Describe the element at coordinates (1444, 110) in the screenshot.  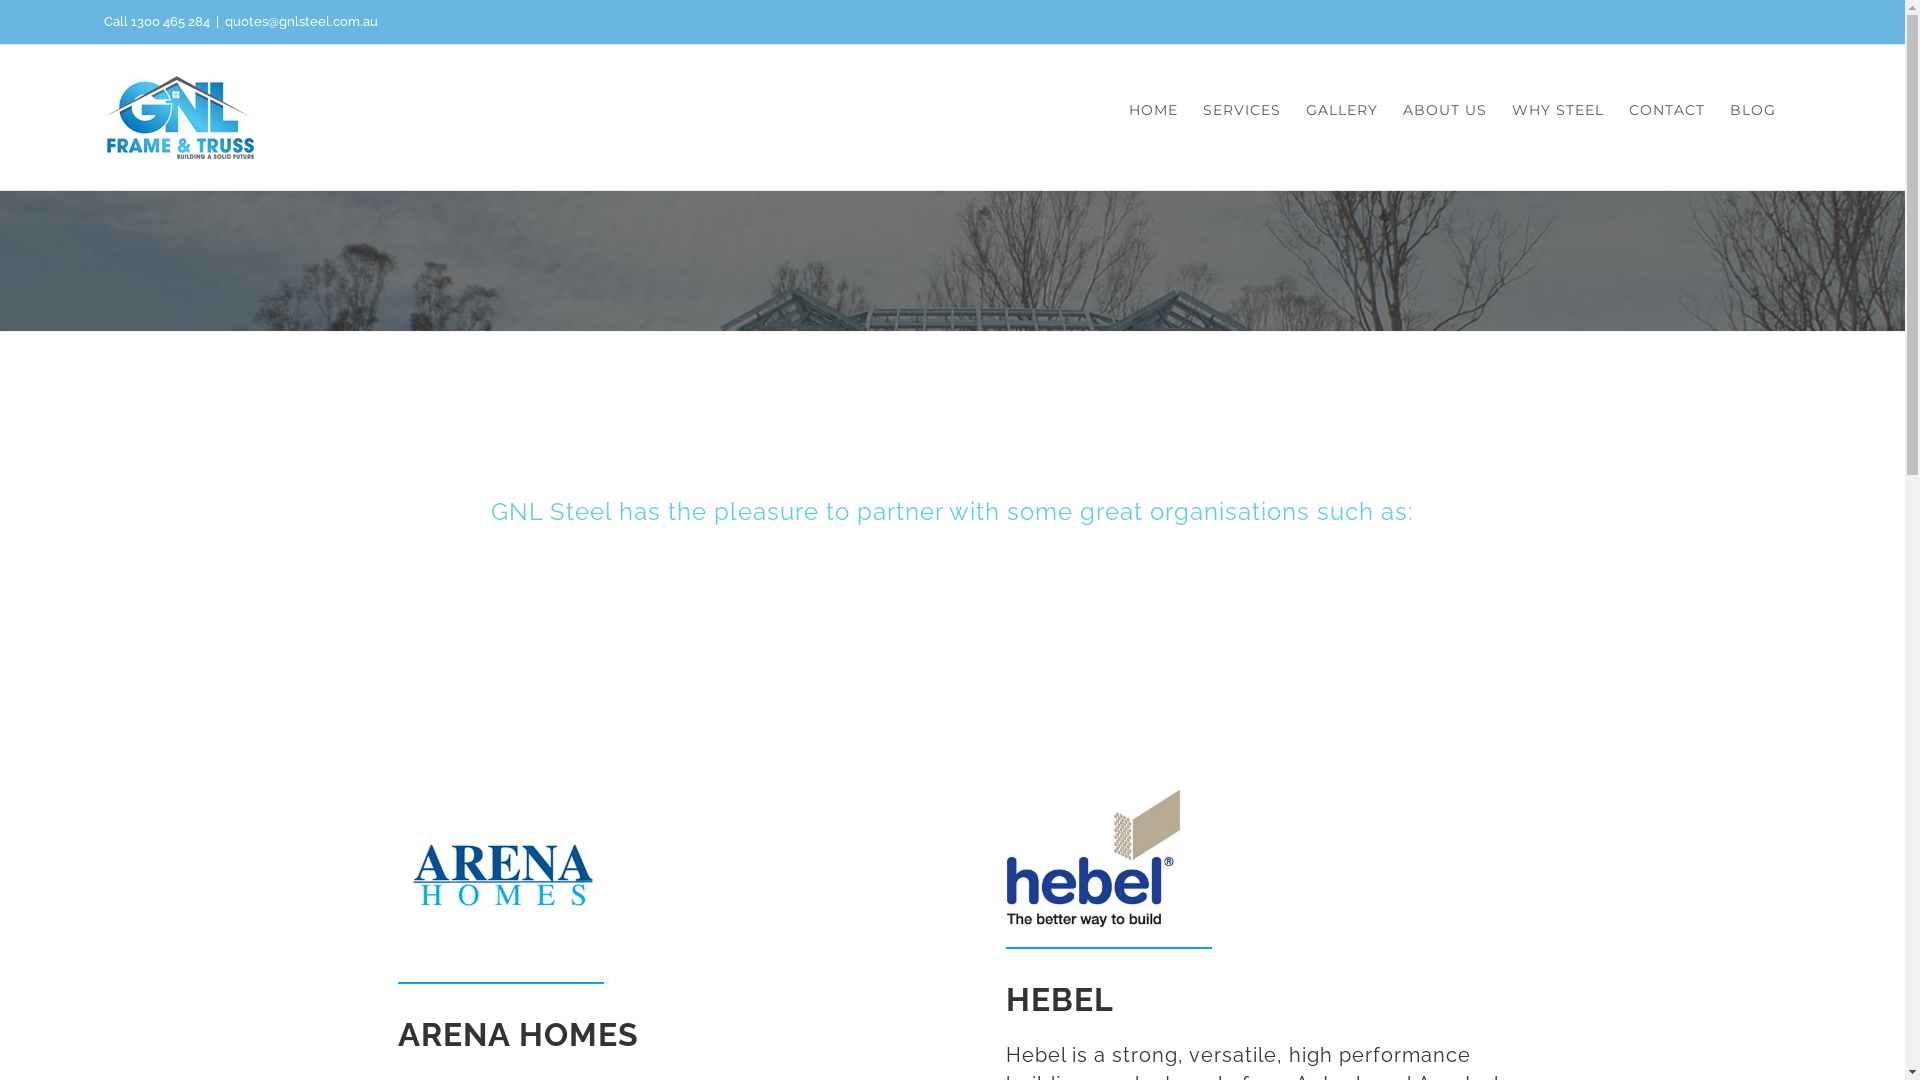
I see `'ABOUT US'` at that location.